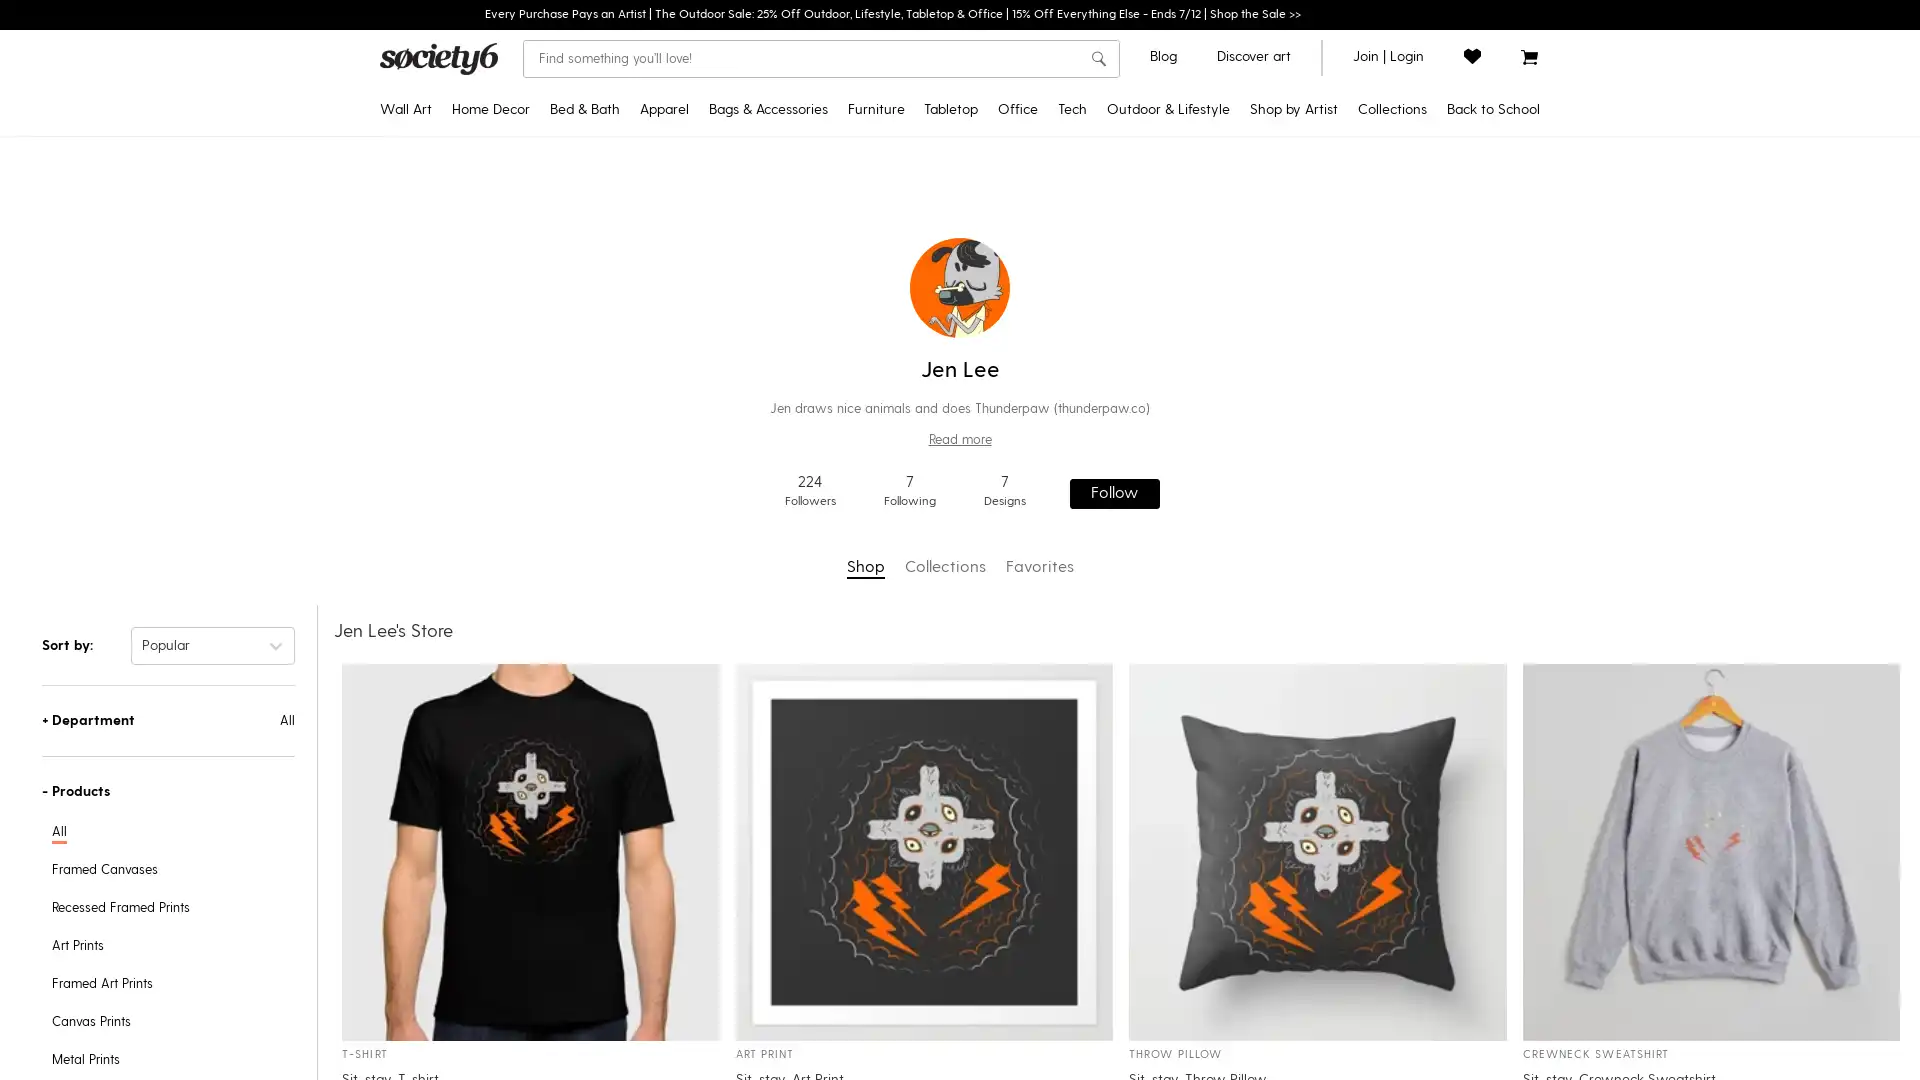  Describe the element at coordinates (988, 289) in the screenshot. I see `Placemats` at that location.